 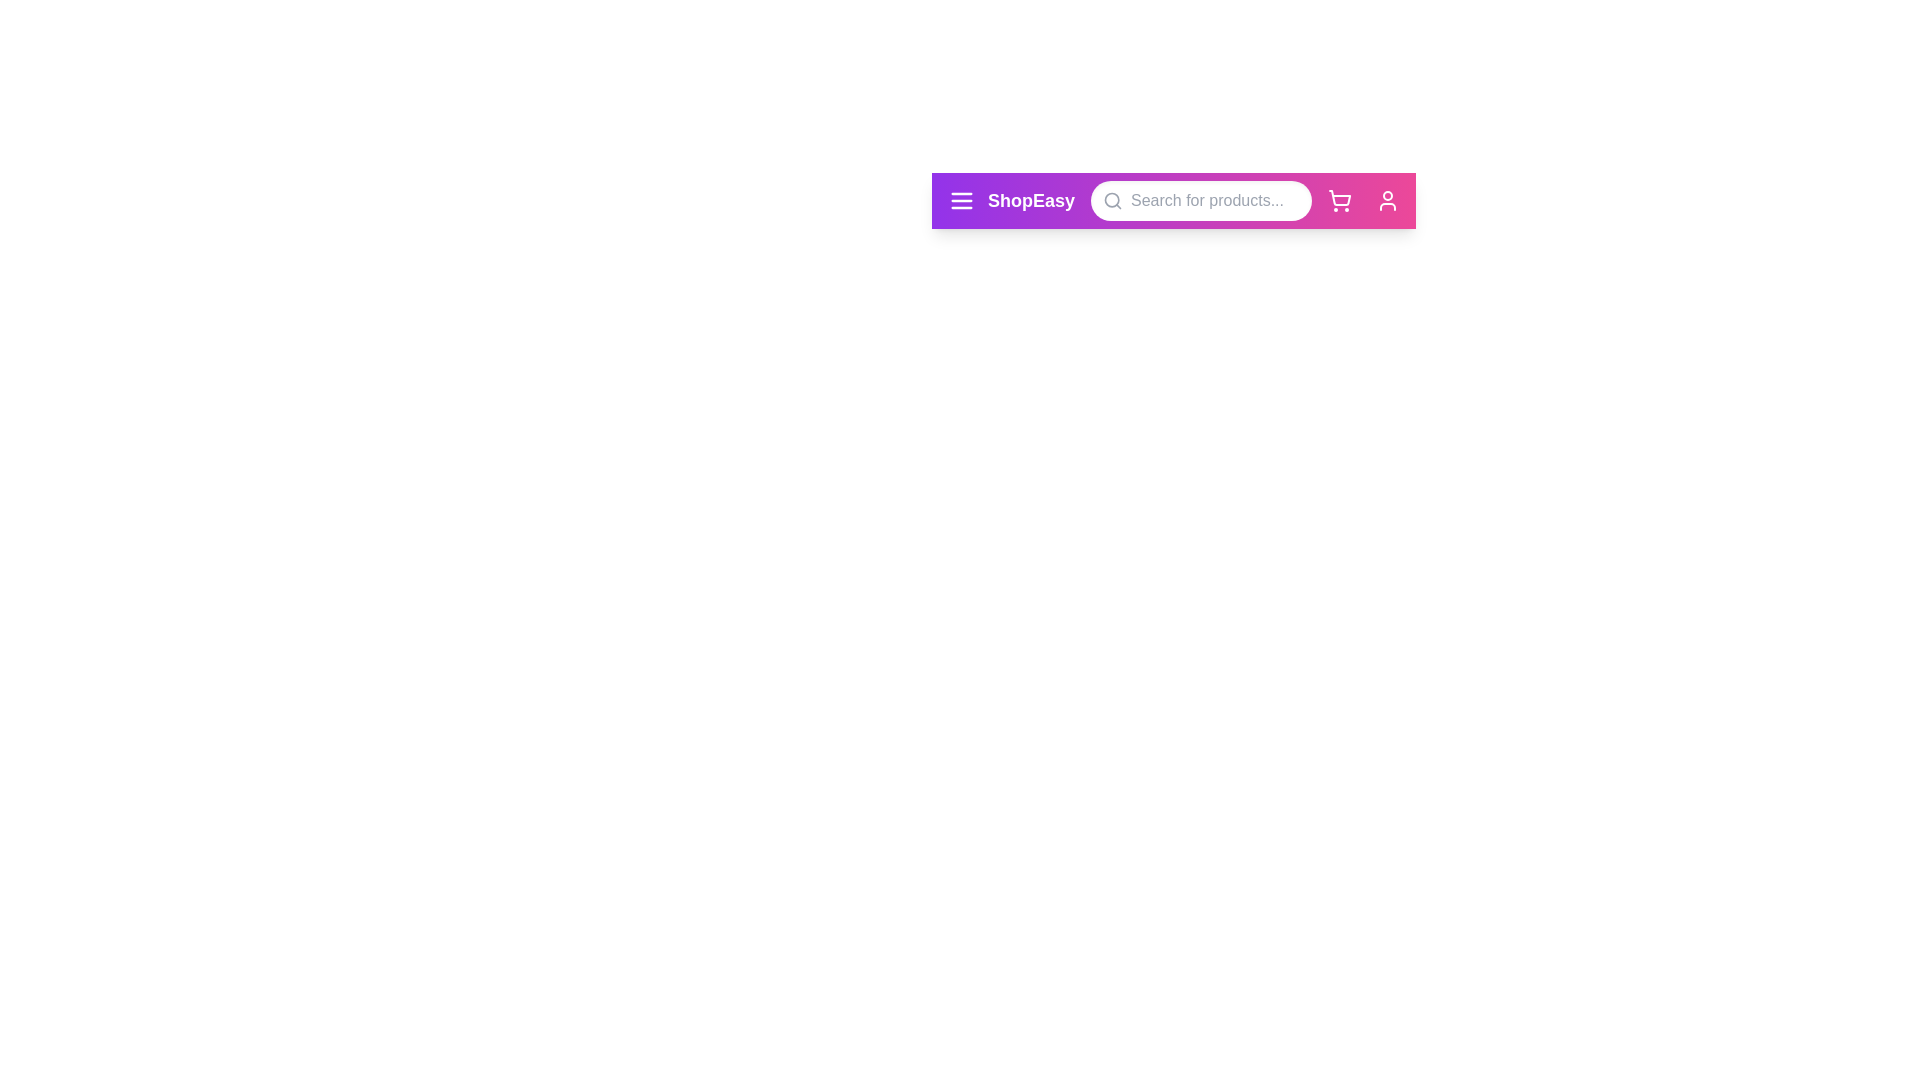 What do you see at coordinates (1339, 200) in the screenshot?
I see `the cart icon to observe its hover effect` at bounding box center [1339, 200].